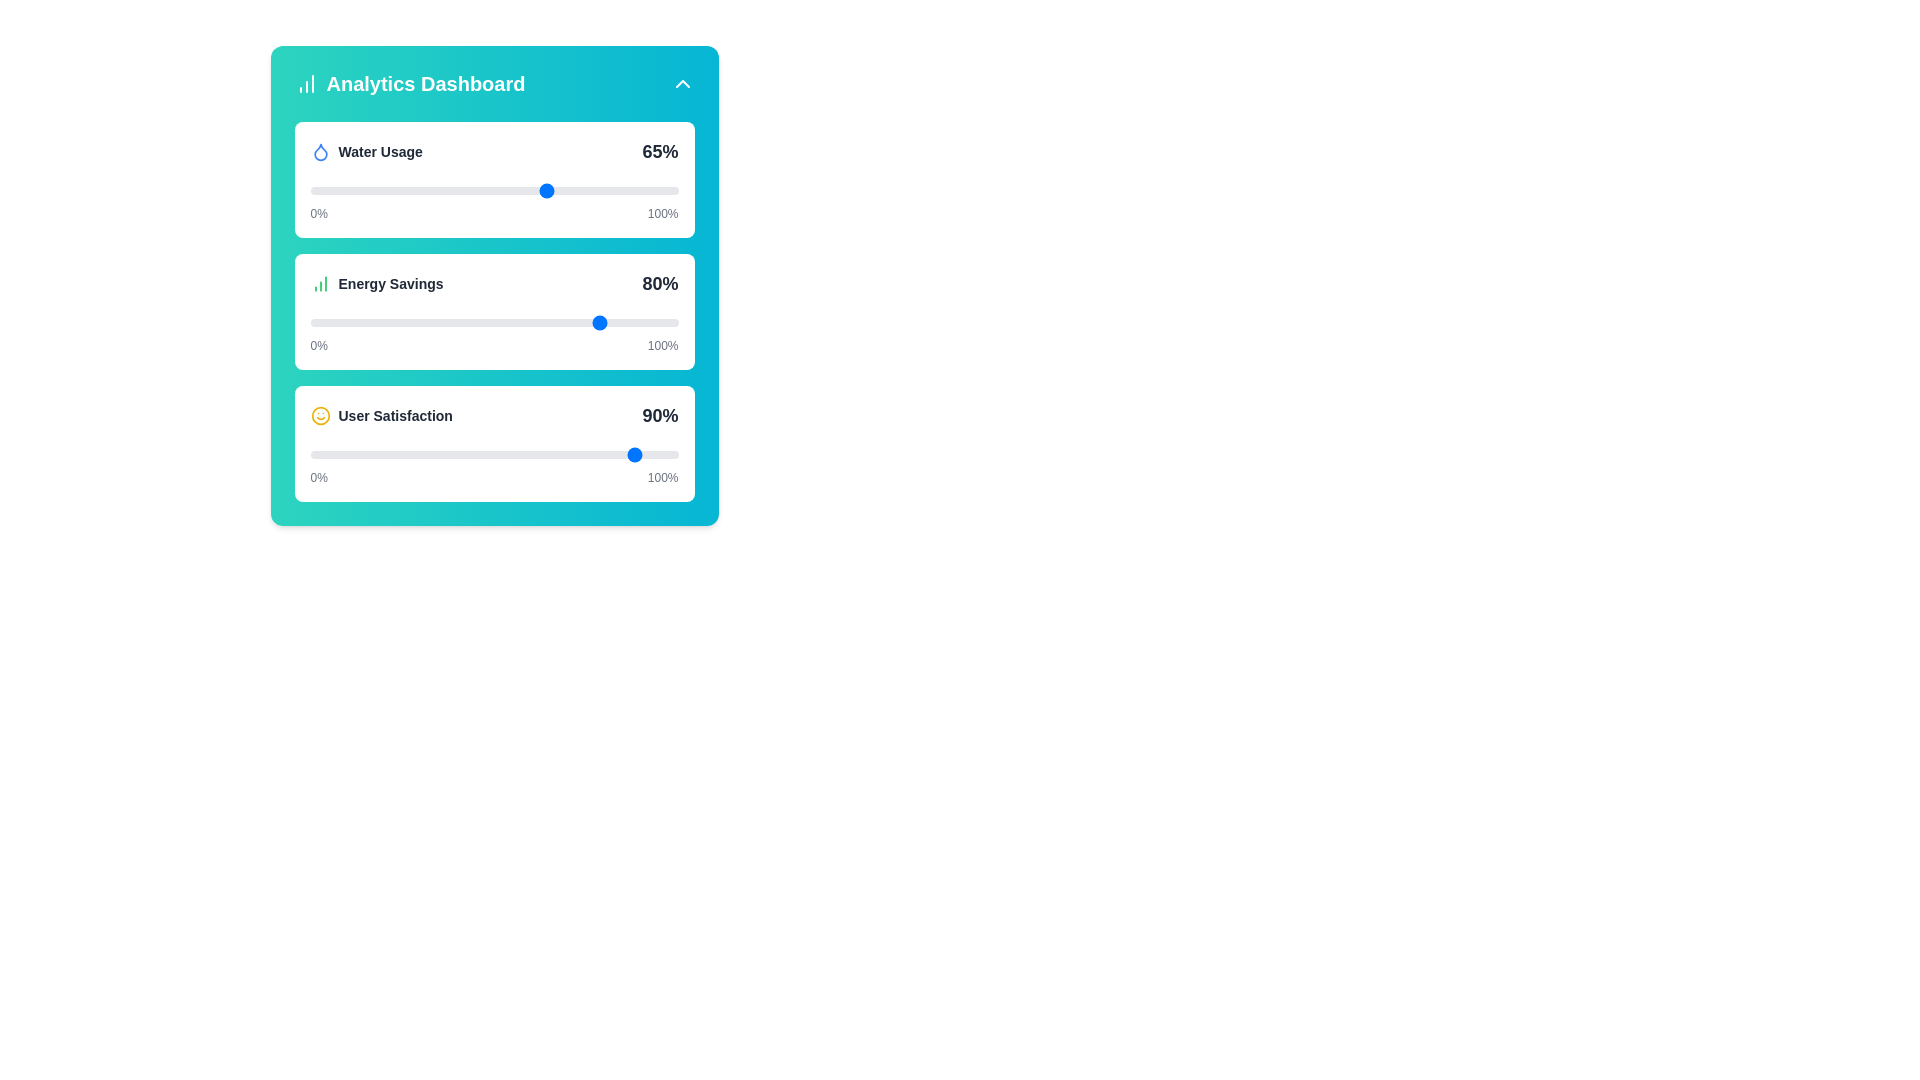  What do you see at coordinates (380, 150) in the screenshot?
I see `the text of the 'Water Usage' label, which is positioned to the right of the water droplet icon on the dashboard interface` at bounding box center [380, 150].